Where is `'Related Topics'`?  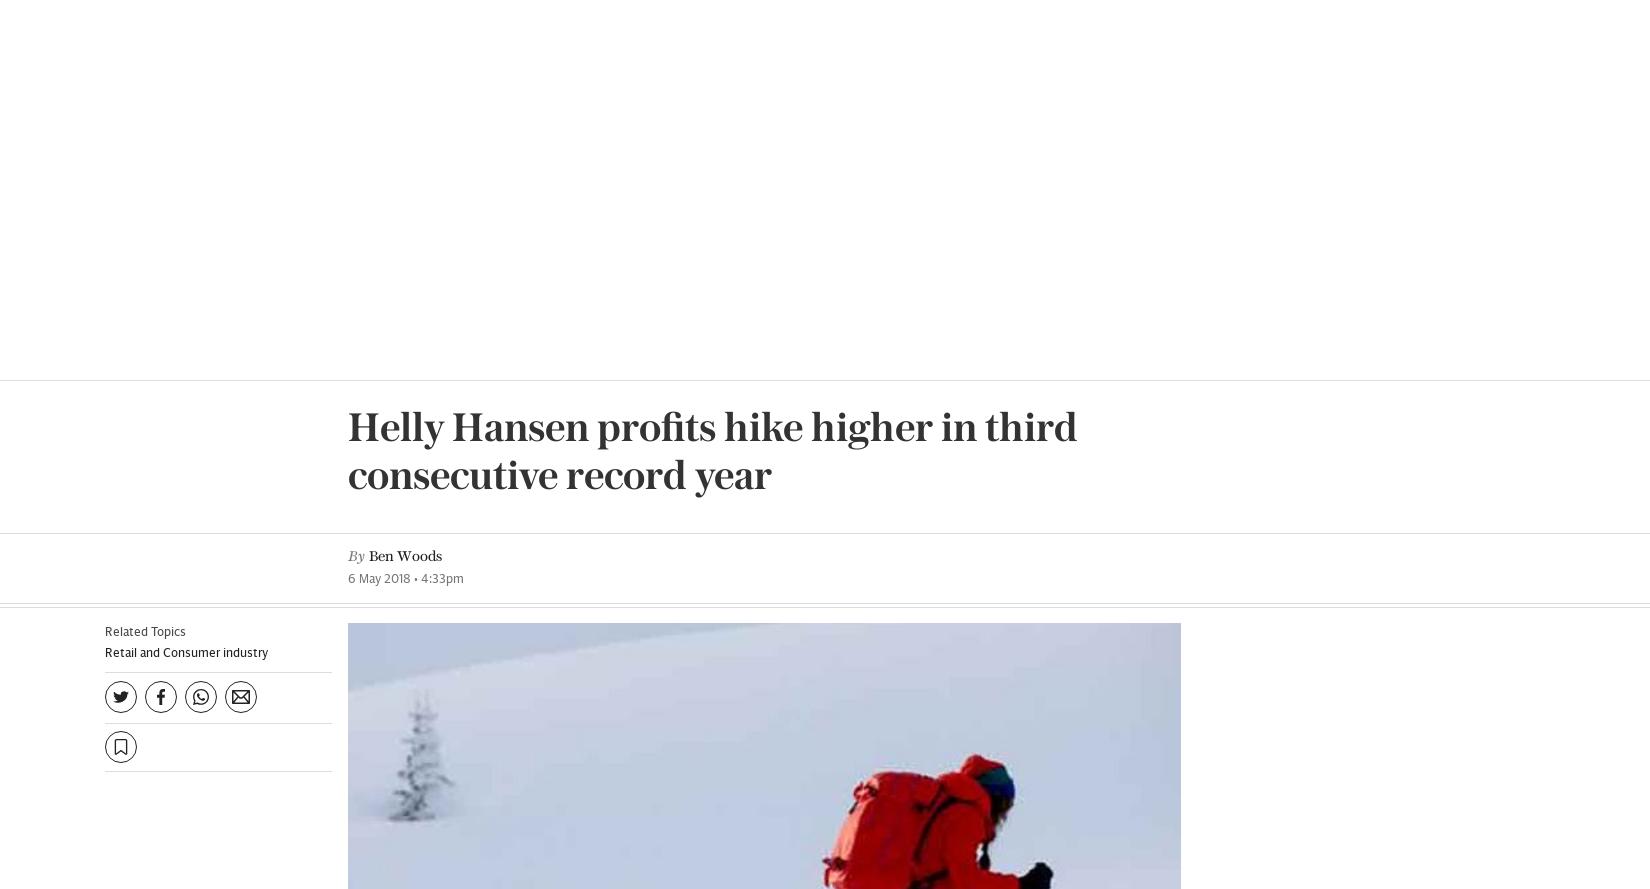 'Related Topics' is located at coordinates (145, 15).